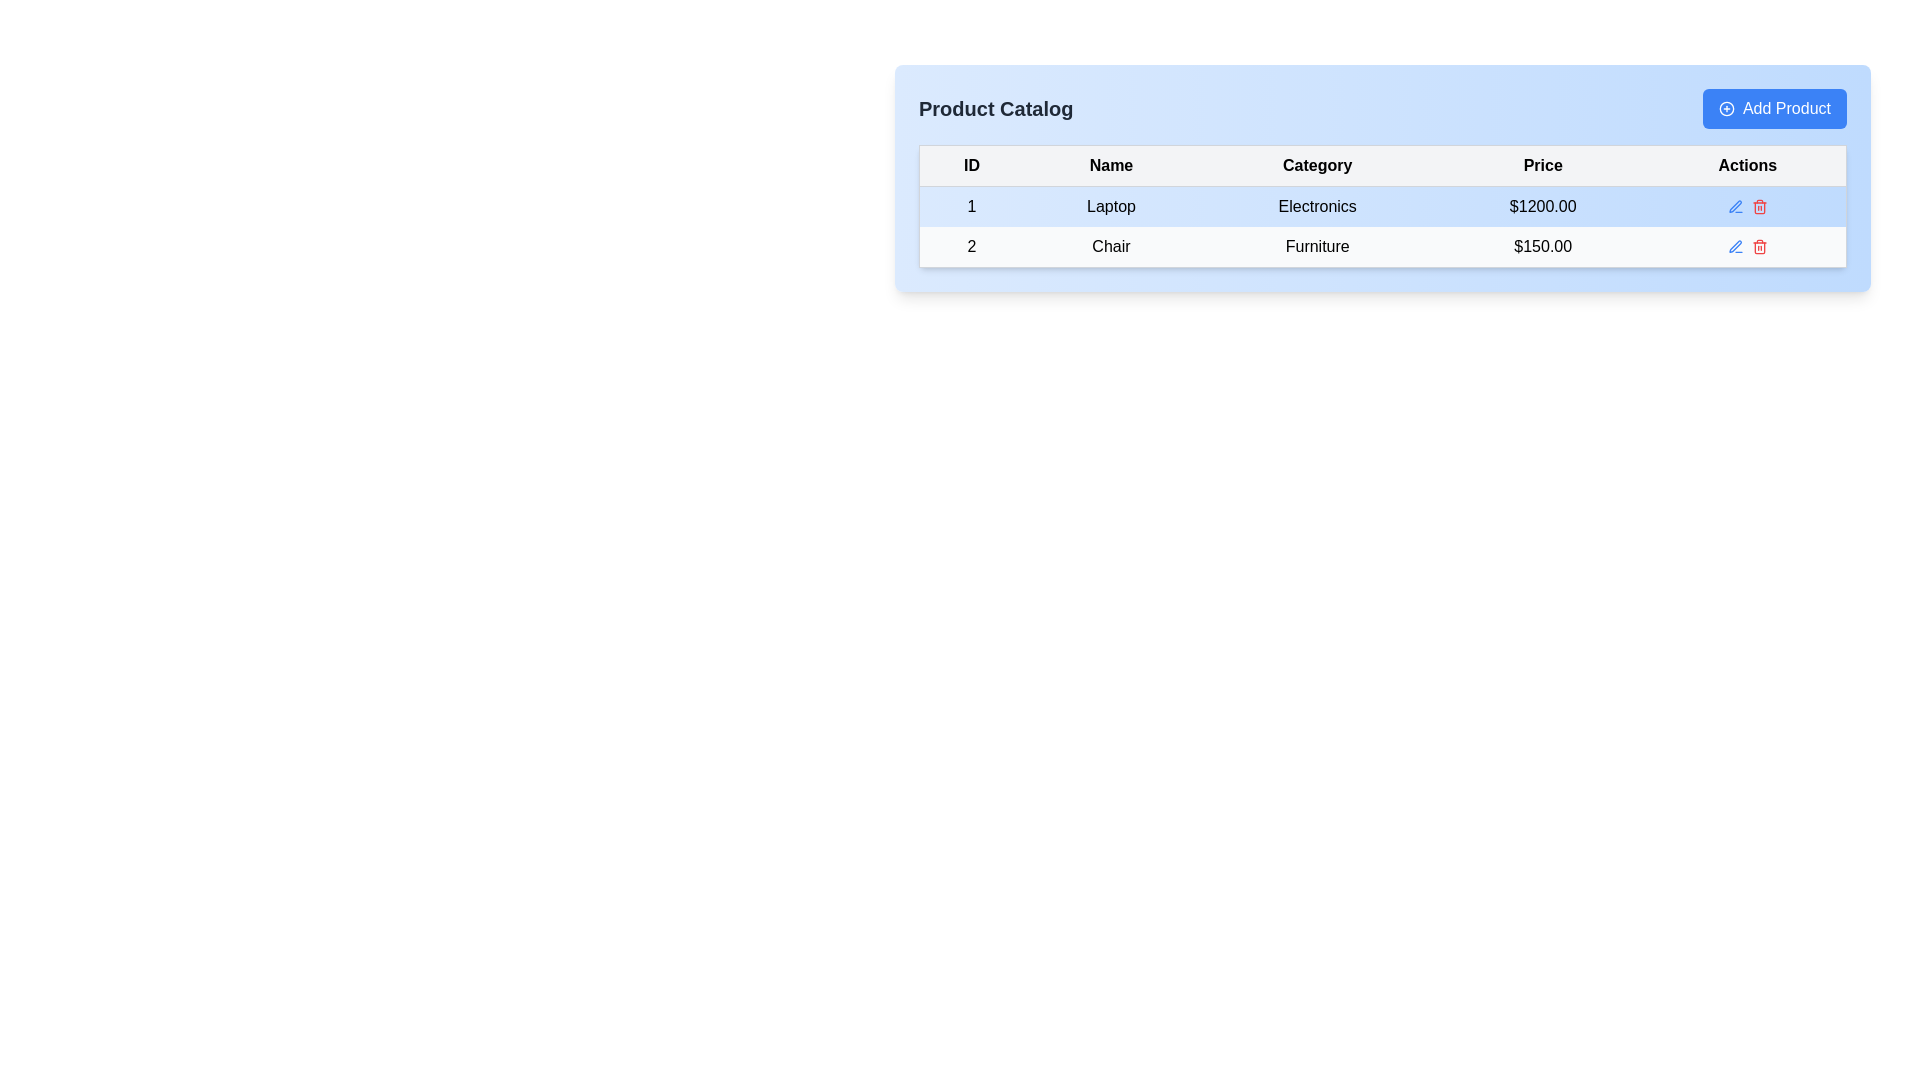 Image resolution: width=1920 pixels, height=1080 pixels. I want to click on the first row of the product catalog table, so click(1381, 206).